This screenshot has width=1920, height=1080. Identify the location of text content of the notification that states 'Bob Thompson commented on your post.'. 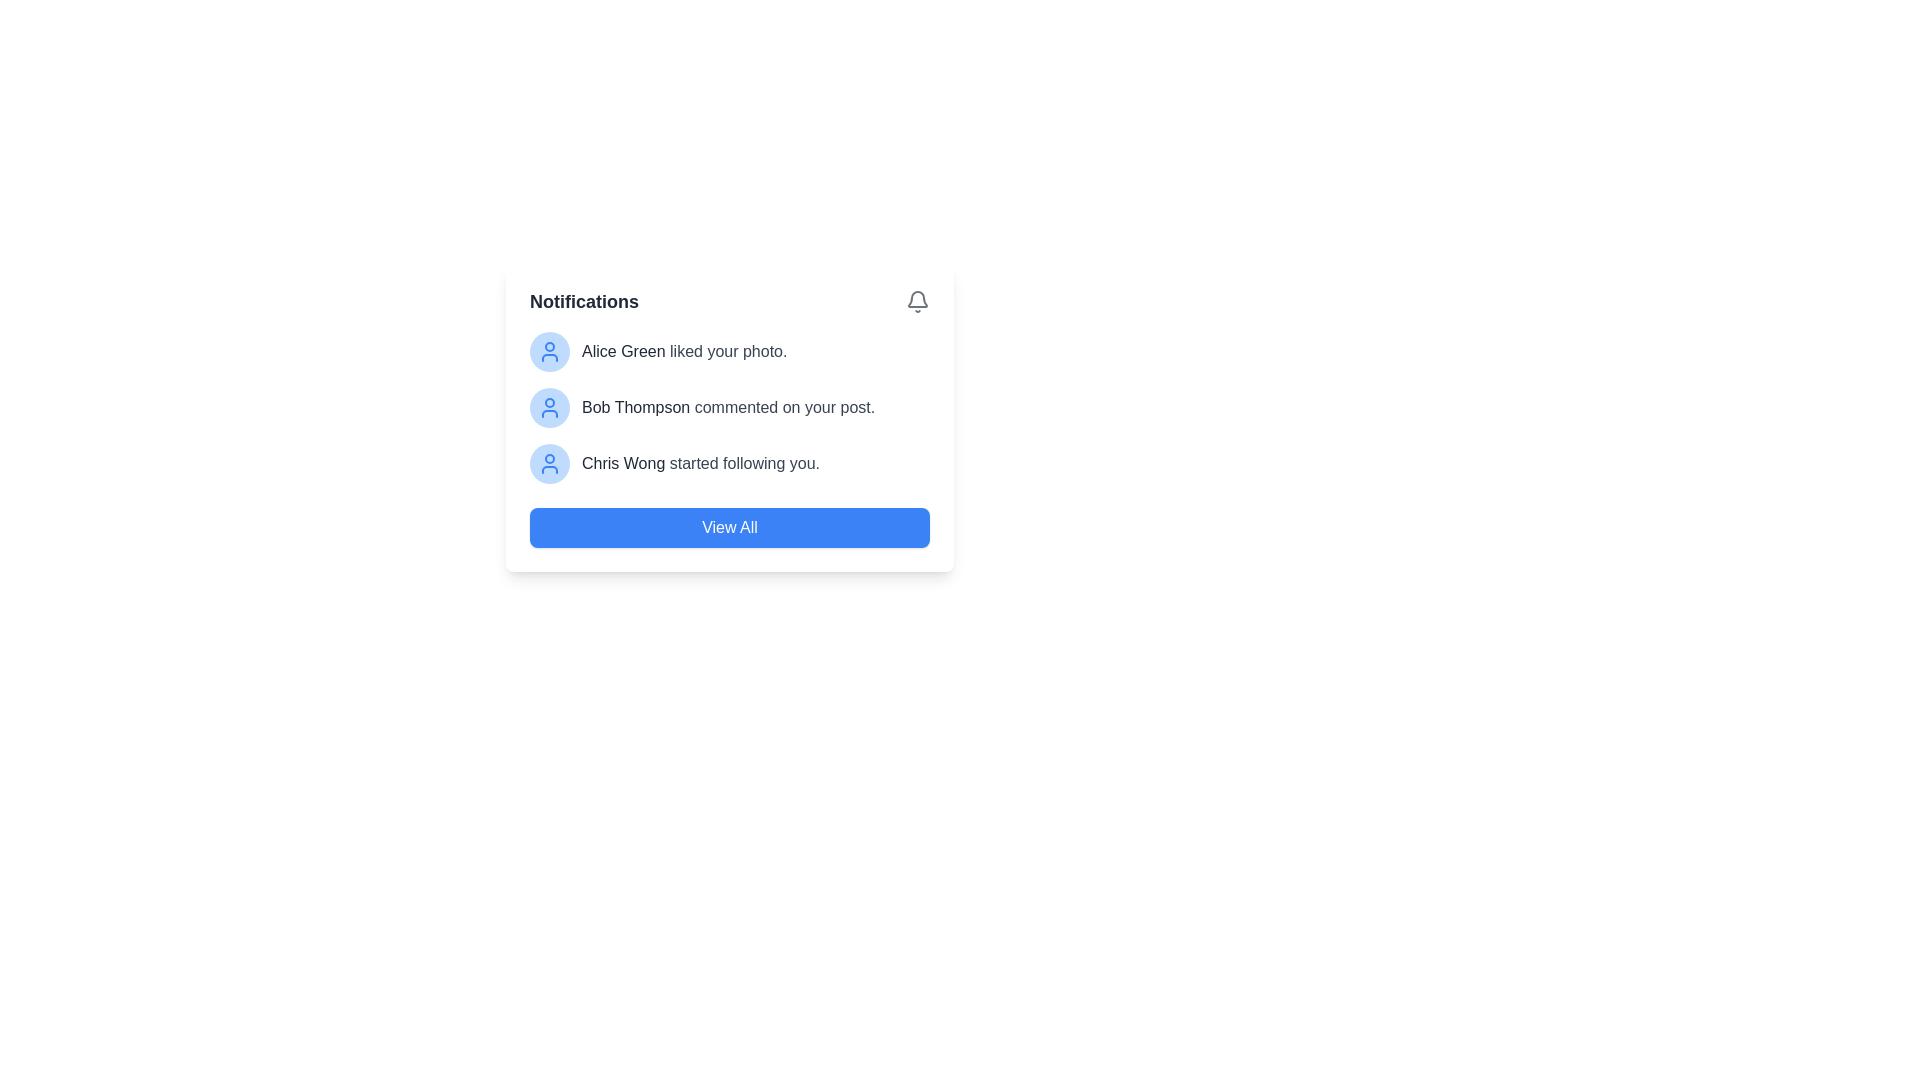
(727, 407).